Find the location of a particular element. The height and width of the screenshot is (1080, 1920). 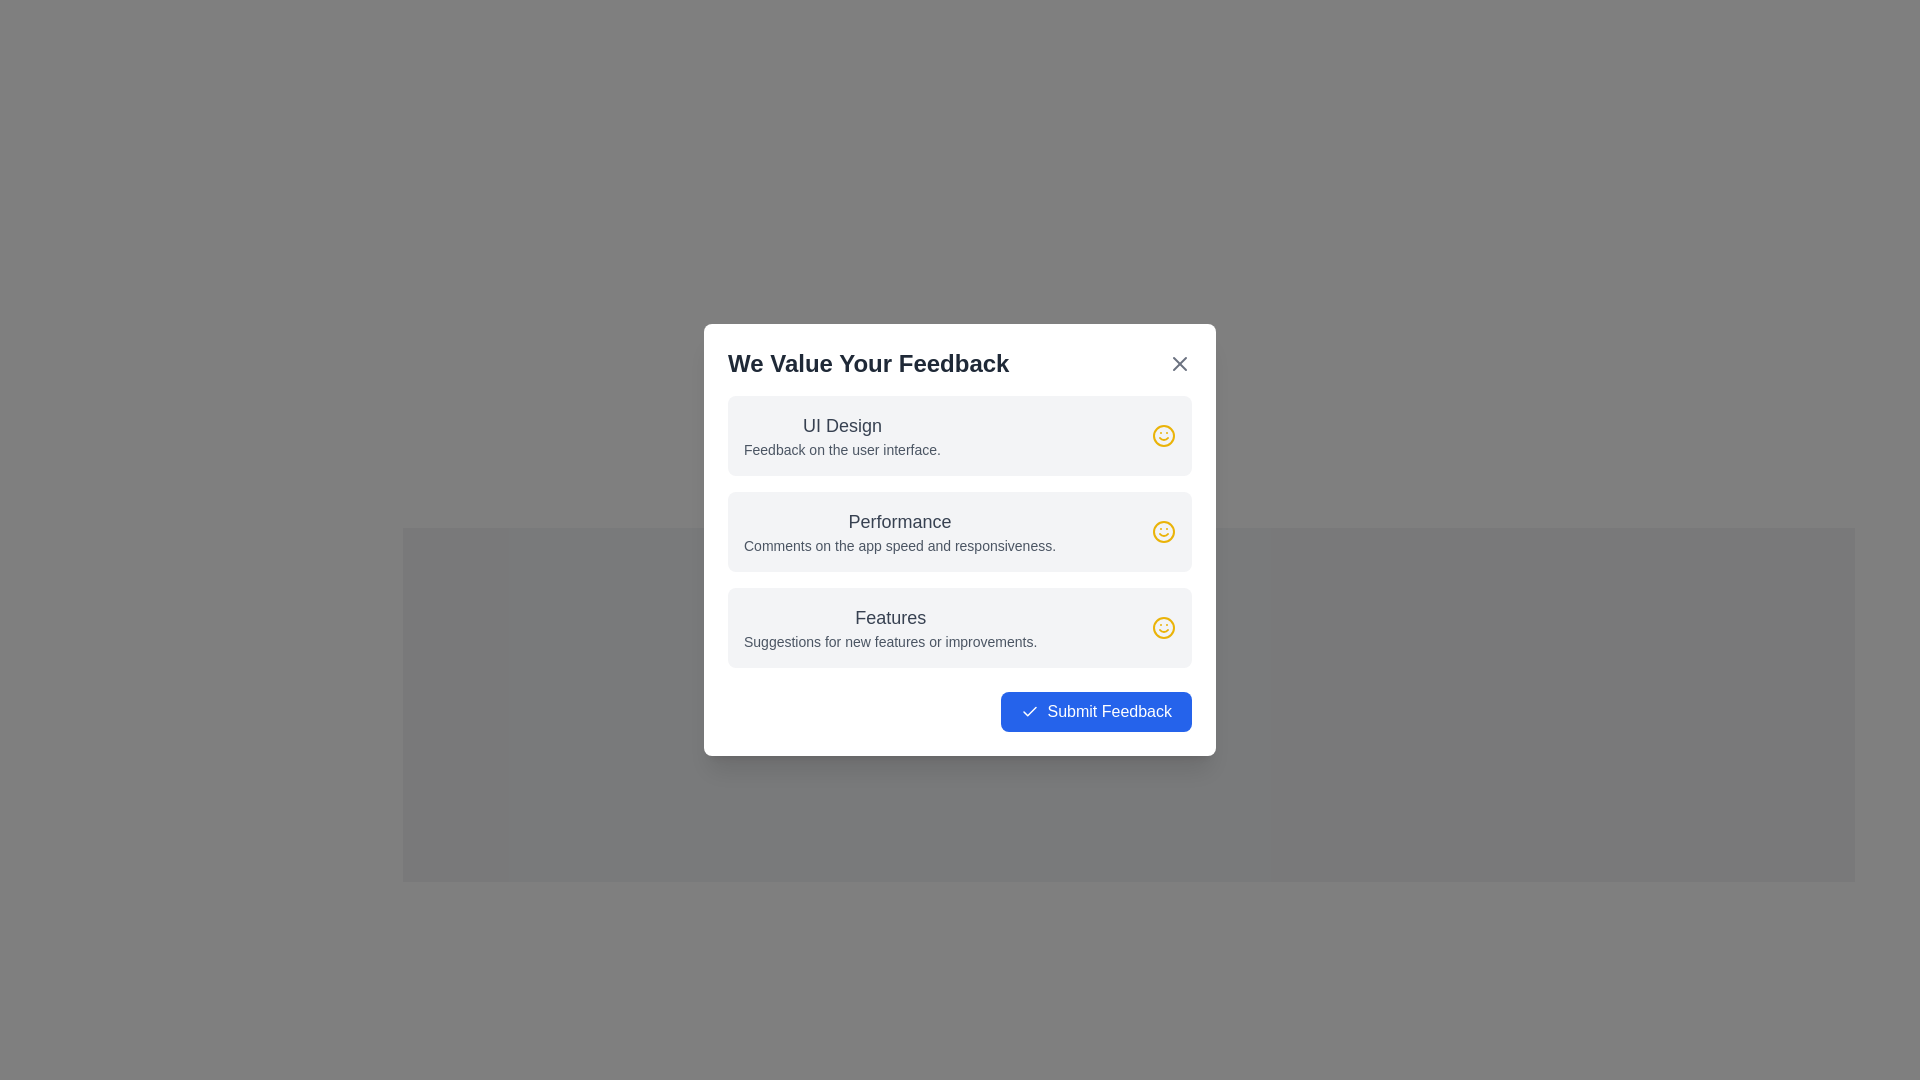

text label indicating the specific feedback category related to user interface design, located at the top of the feedback card above the descriptive text 'Feedback on the user interface.' is located at coordinates (842, 424).